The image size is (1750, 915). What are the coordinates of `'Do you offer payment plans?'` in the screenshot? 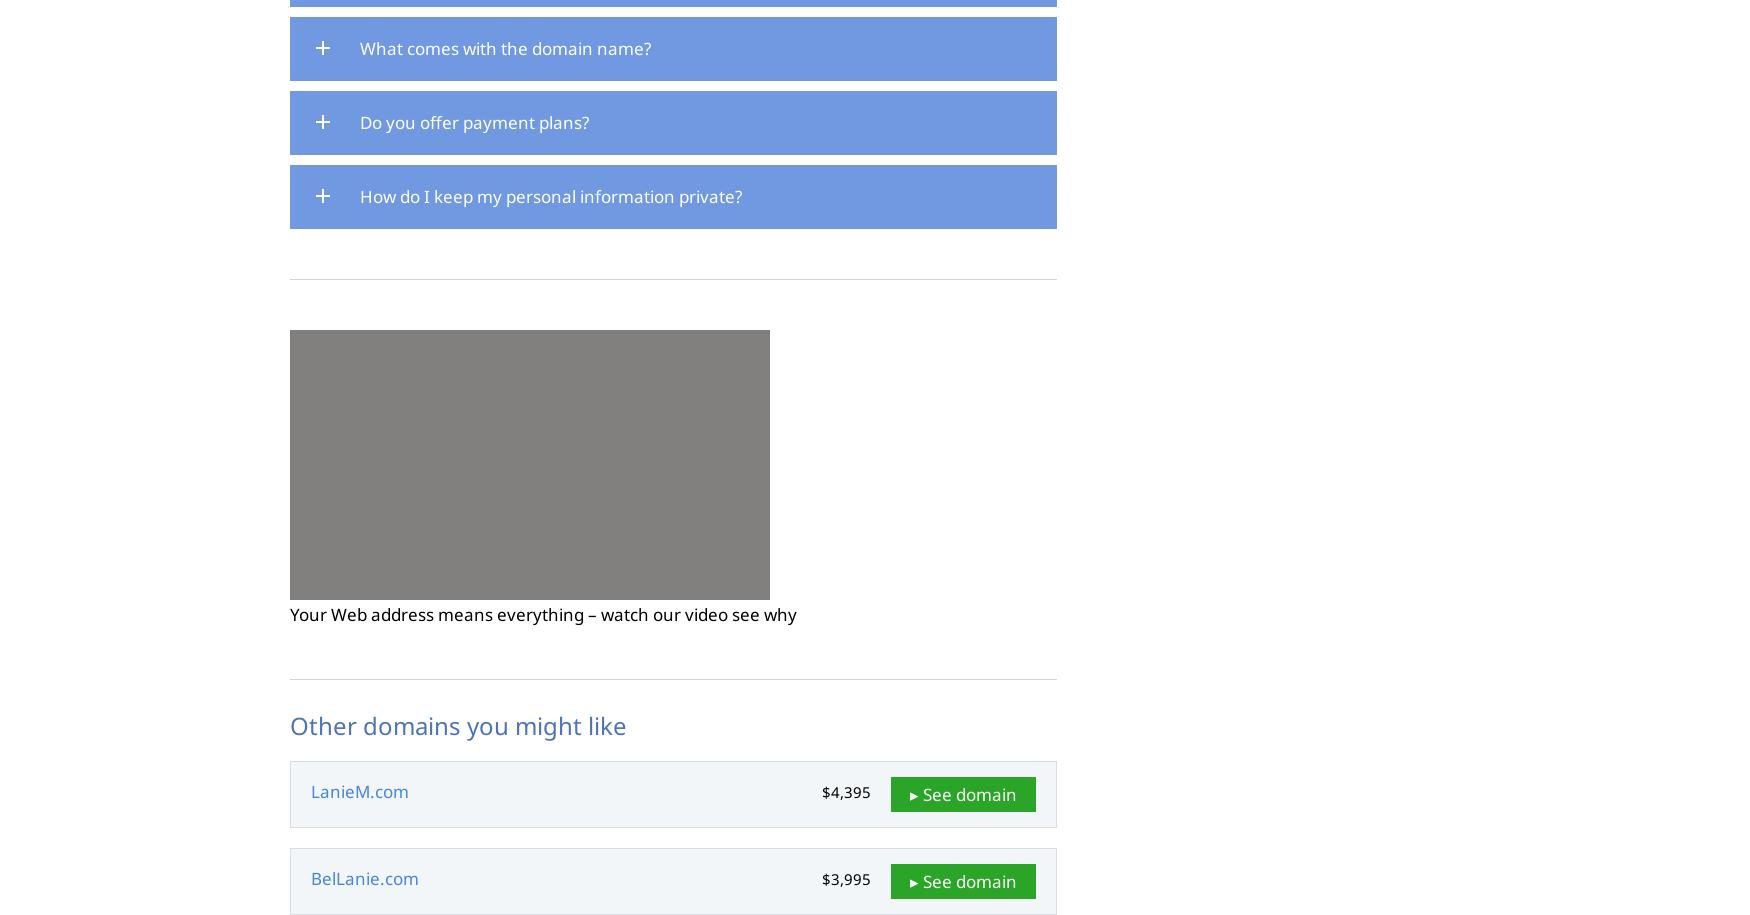 It's located at (474, 122).